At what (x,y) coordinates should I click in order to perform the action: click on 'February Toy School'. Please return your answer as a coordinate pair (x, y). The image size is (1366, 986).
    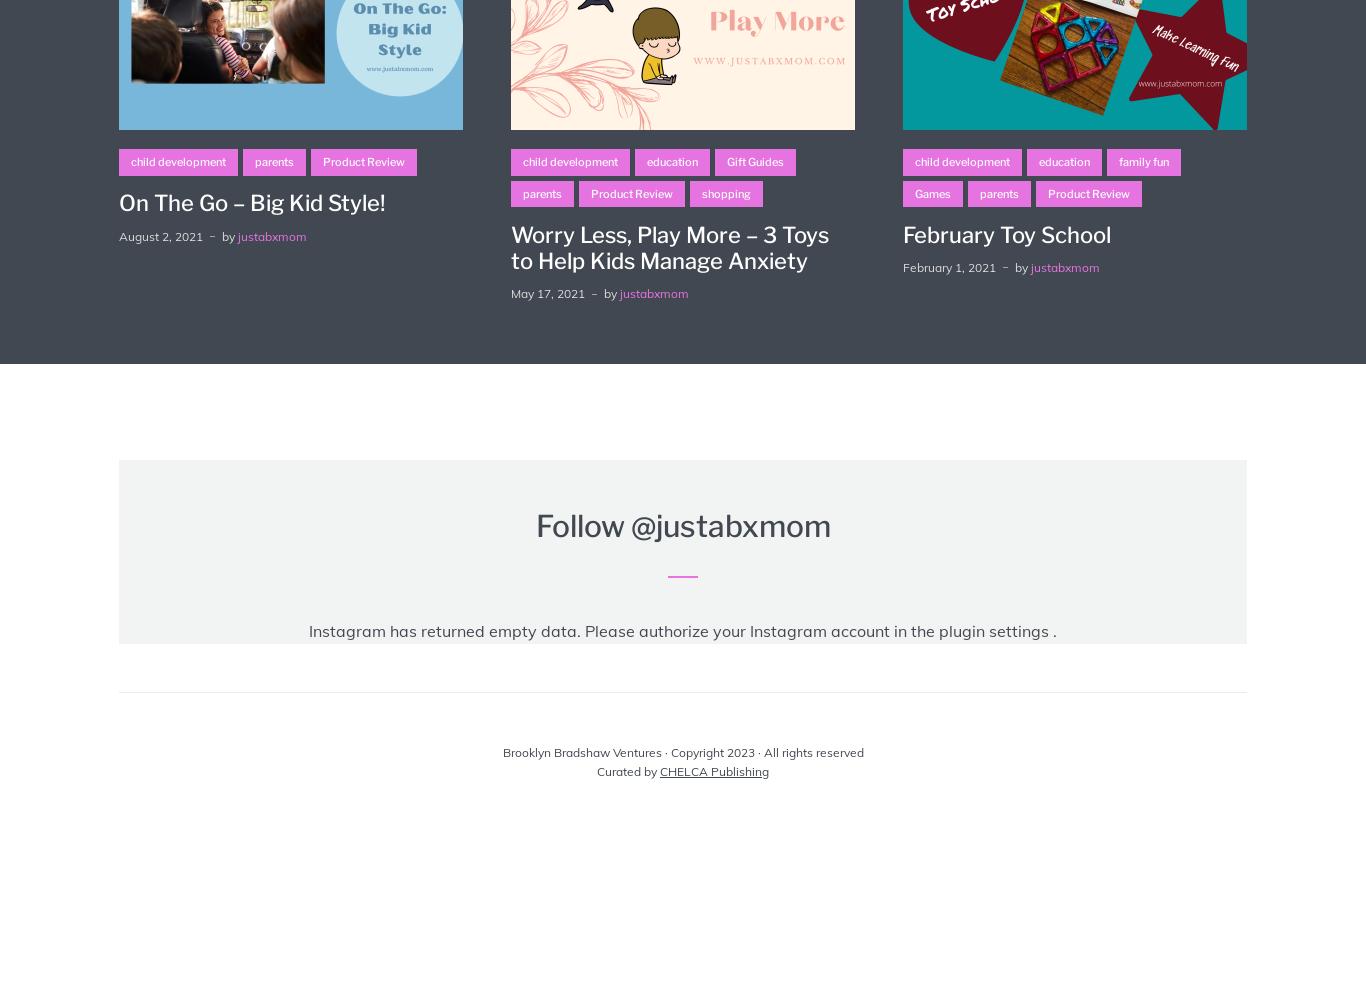
    Looking at the image, I should click on (1006, 232).